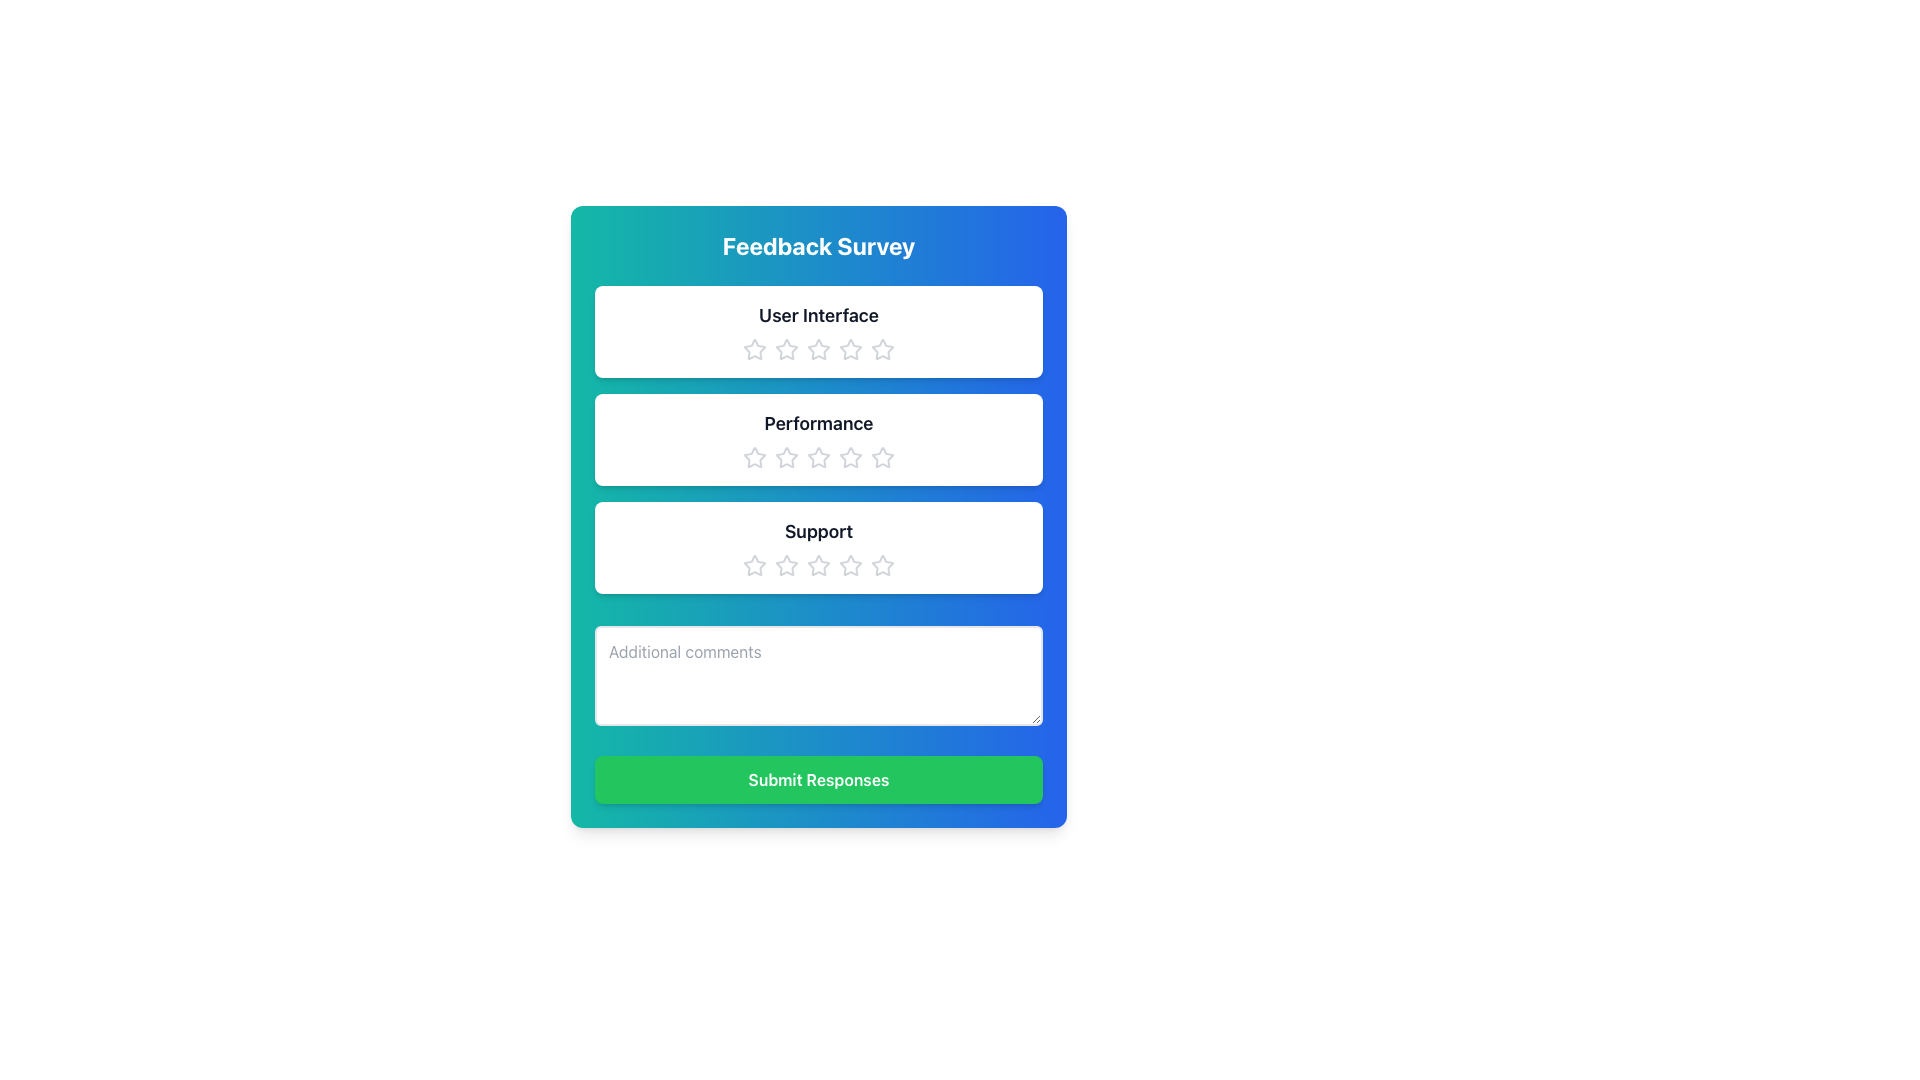 The image size is (1920, 1080). Describe the element at coordinates (819, 566) in the screenshot. I see `the fourth star icon in the rating system for the 'Support' section` at that location.